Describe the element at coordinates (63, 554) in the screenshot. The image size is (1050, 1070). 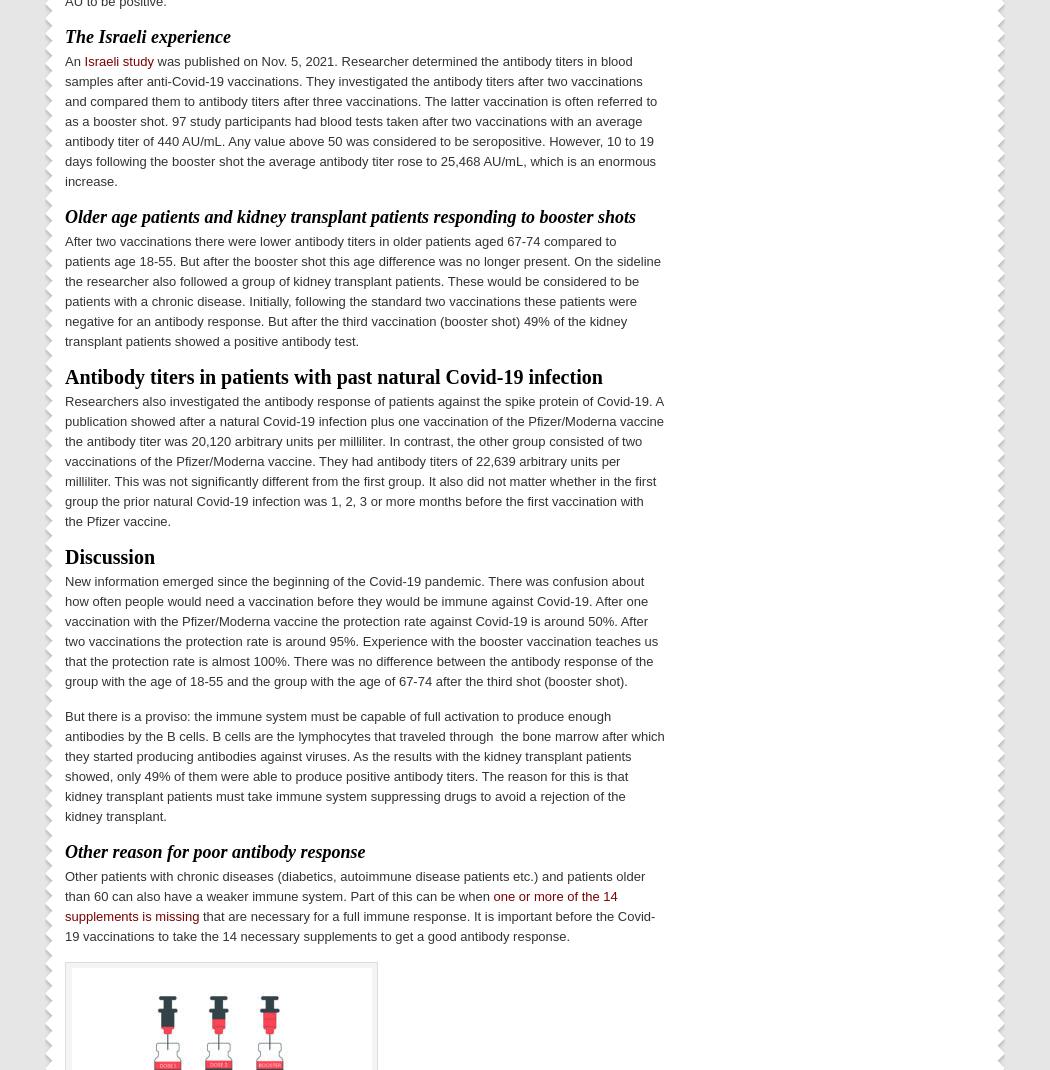
I see `'Discussion'` at that location.